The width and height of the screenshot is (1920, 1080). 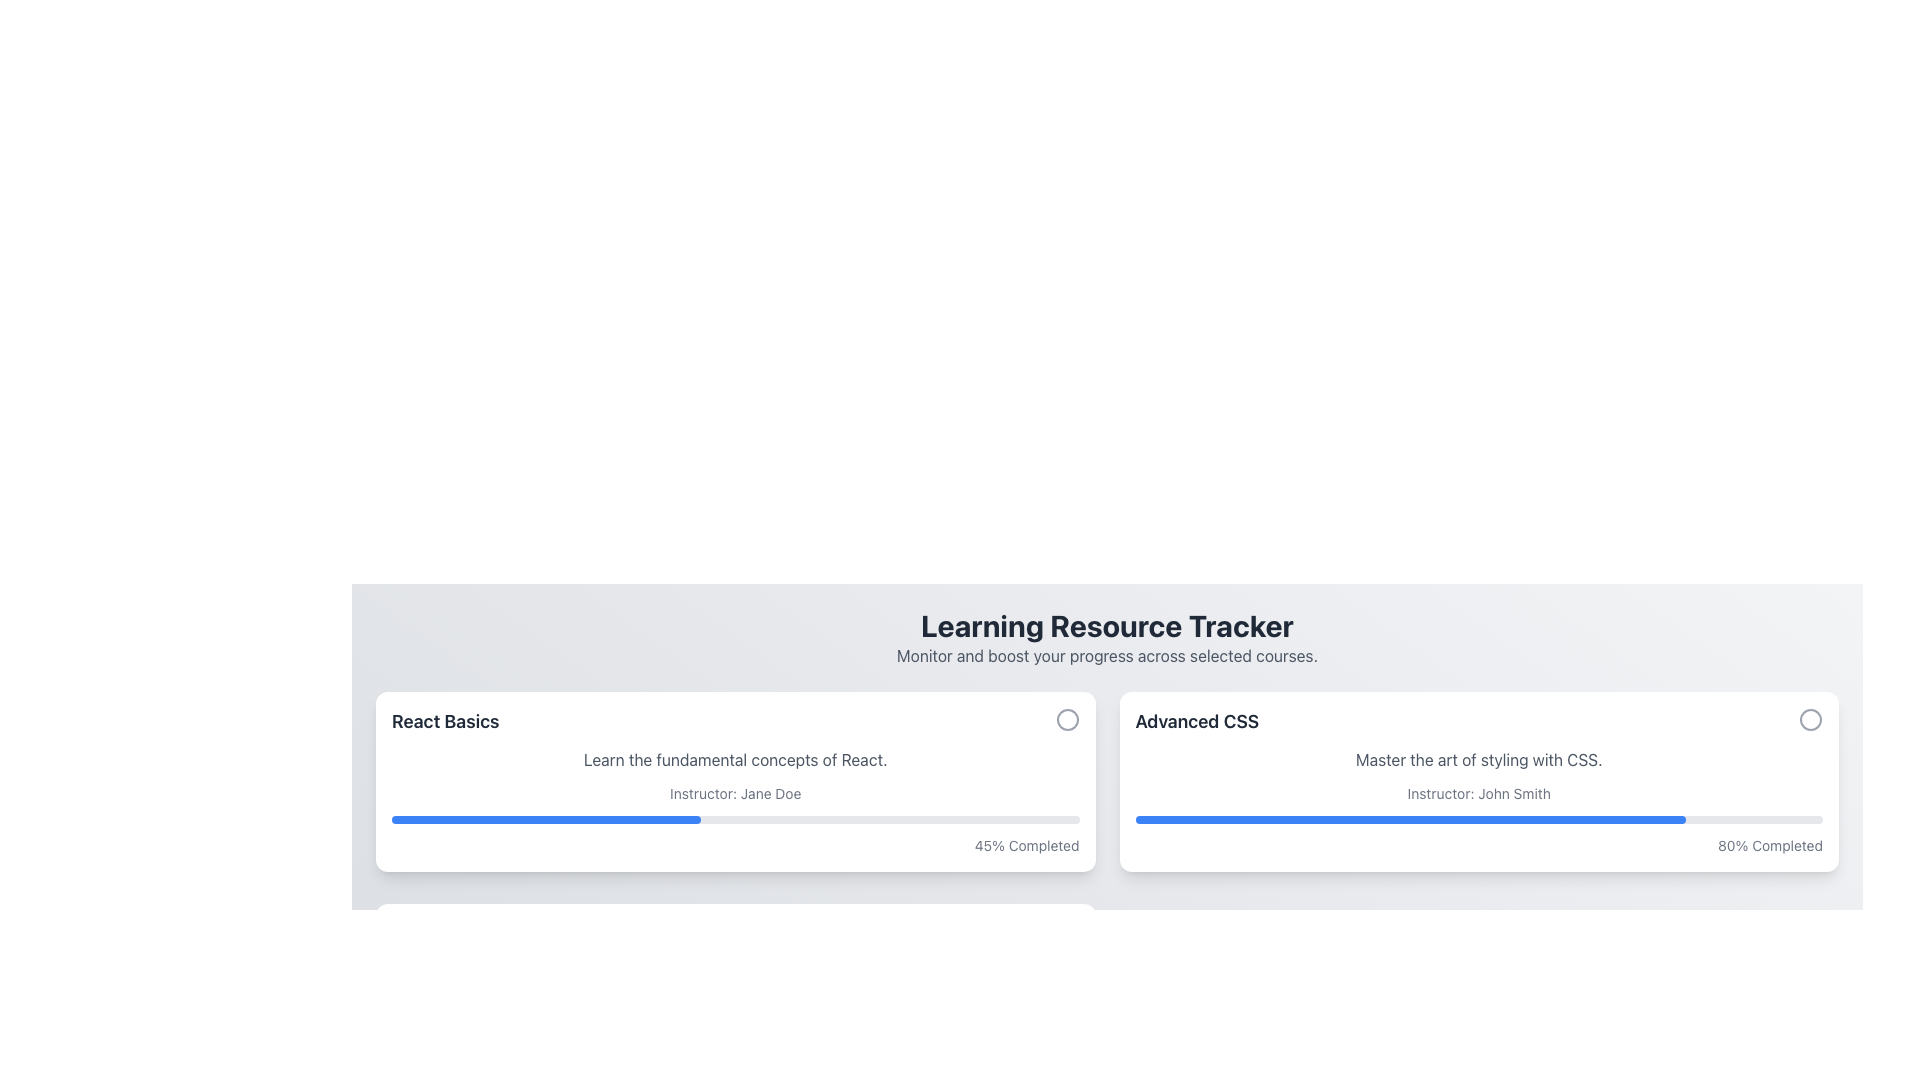 I want to click on text content of the description element labeled 'React Basics', located below the 'React Basics' title and above the 'Instructor: Jane Doe' text, so click(x=734, y=759).